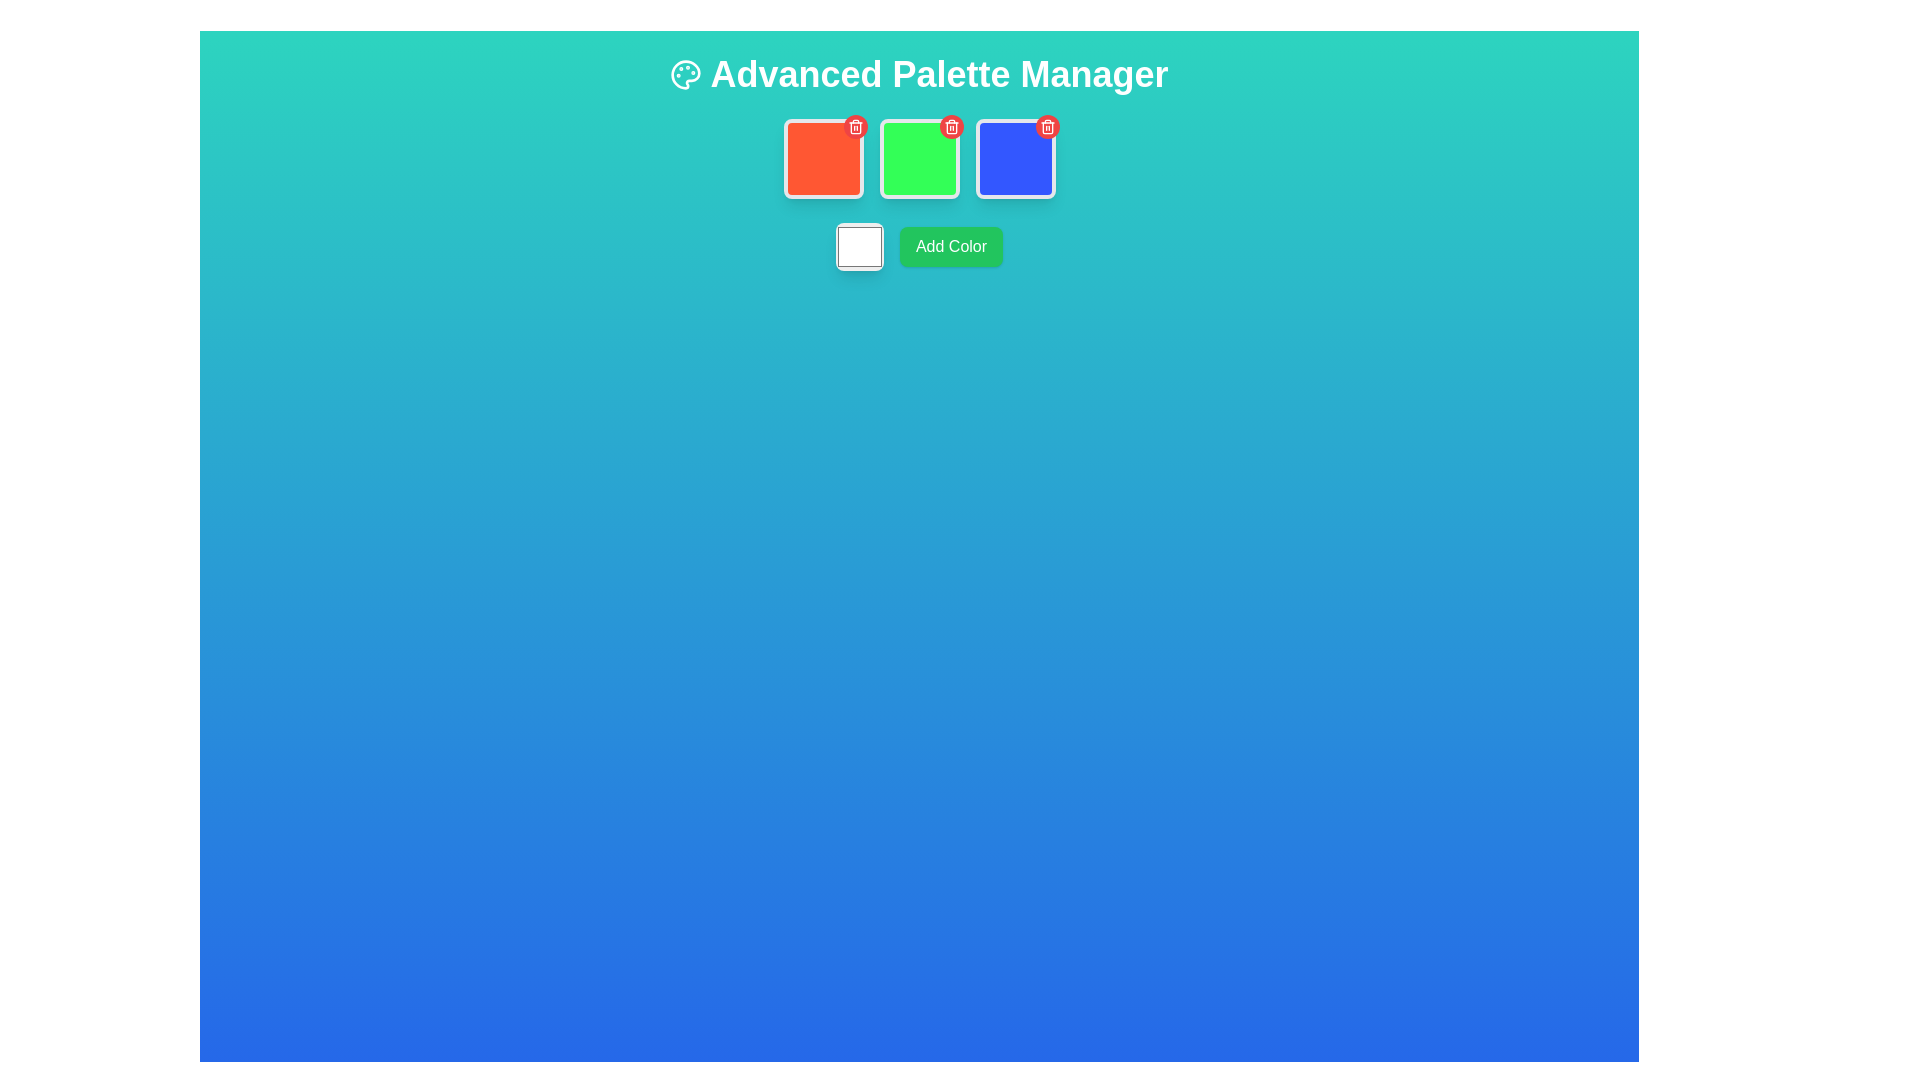  I want to click on the trash icon embedded in the interactive deletion button located in the top-right corner of the red square tile, so click(950, 127).